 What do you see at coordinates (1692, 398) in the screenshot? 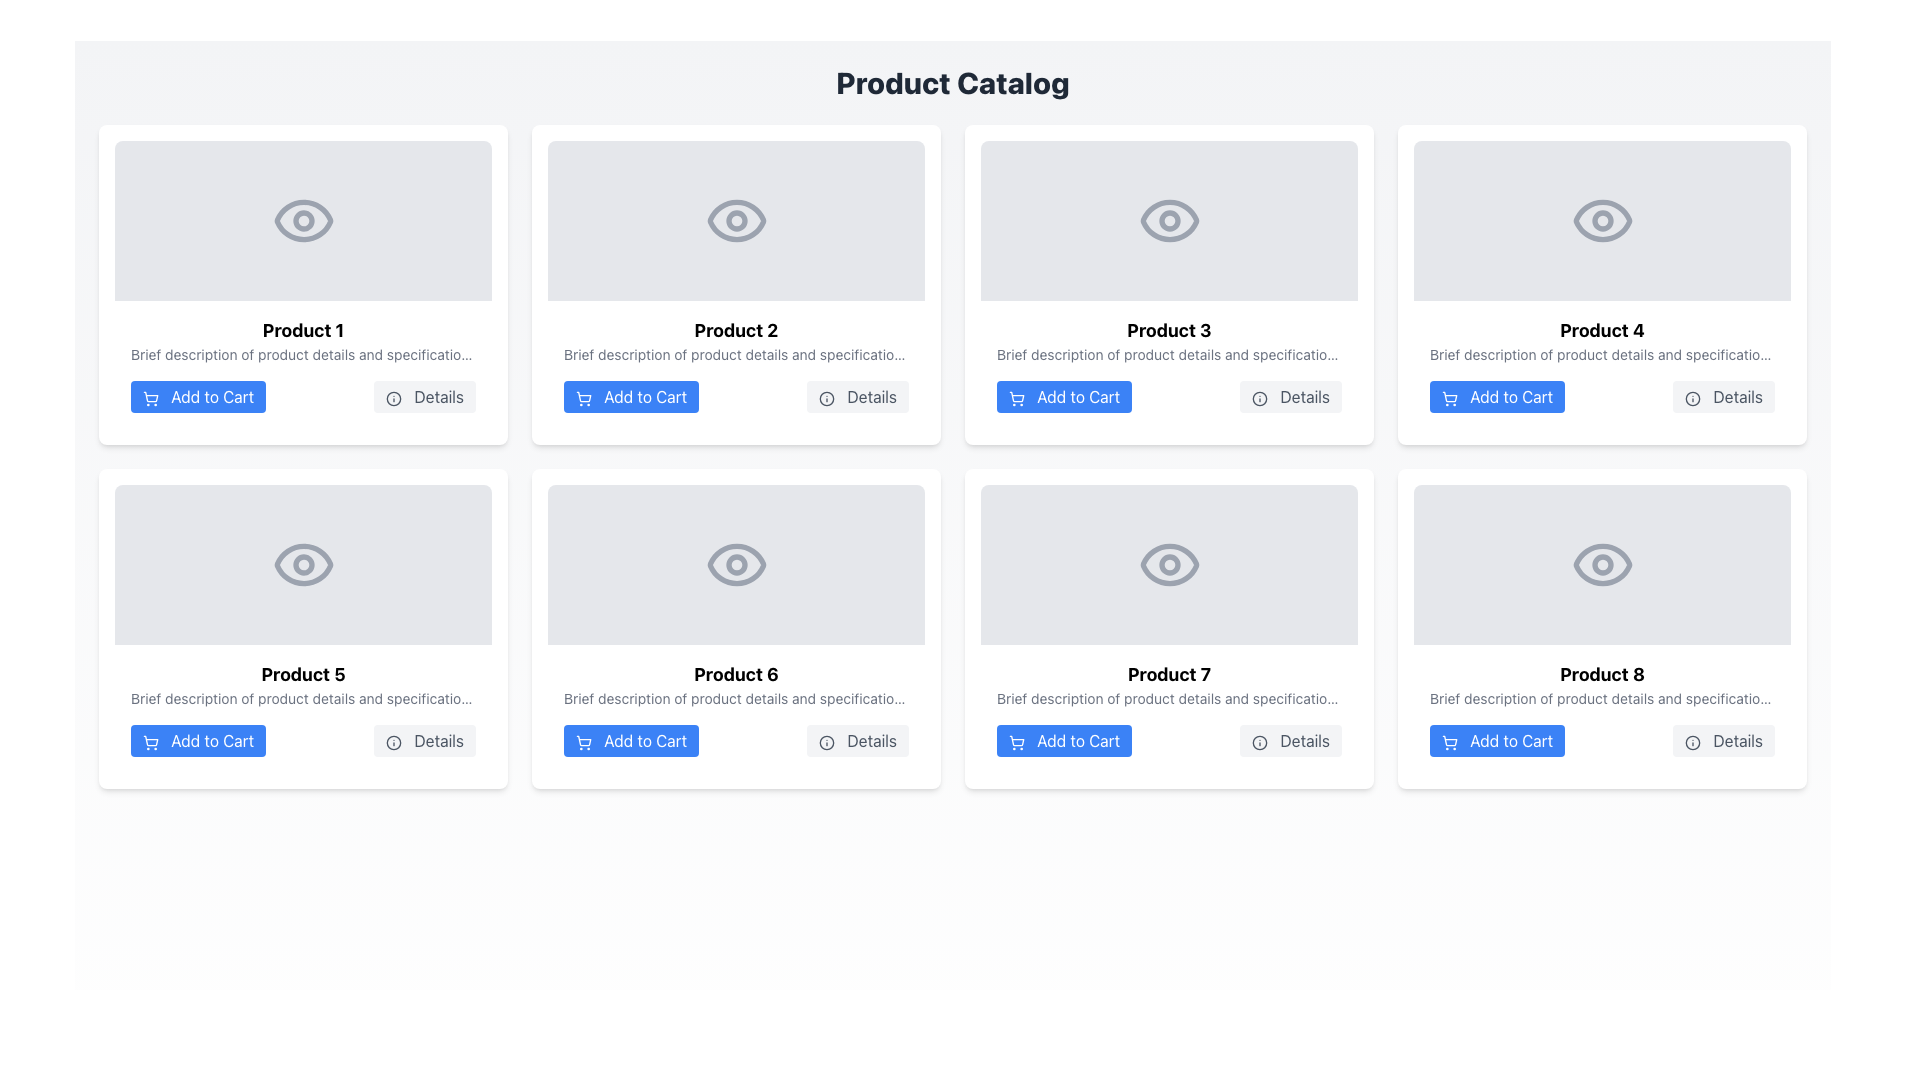
I see `the 'Details' button associated with Product 4, which contains a circular icon, to interact with it` at bounding box center [1692, 398].